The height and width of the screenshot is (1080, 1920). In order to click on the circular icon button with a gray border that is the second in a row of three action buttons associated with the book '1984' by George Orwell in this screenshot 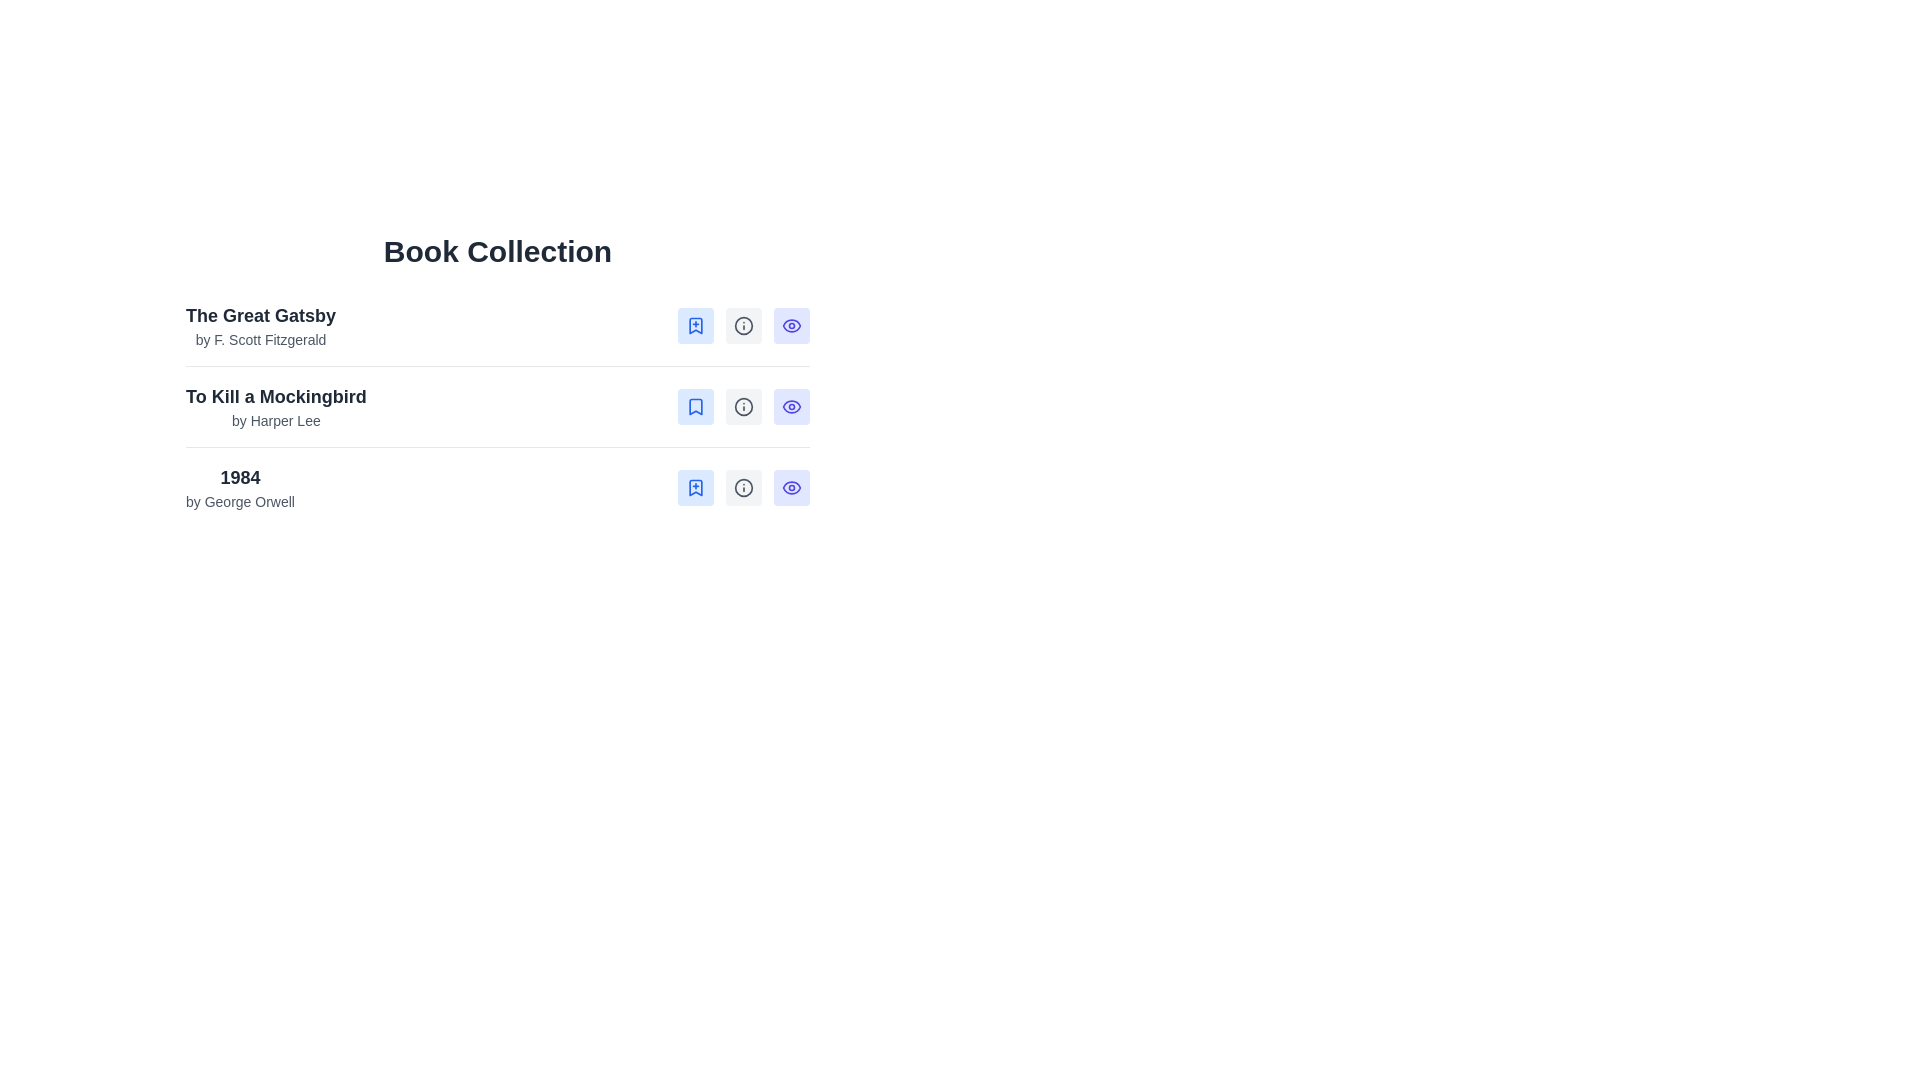, I will do `click(743, 488)`.